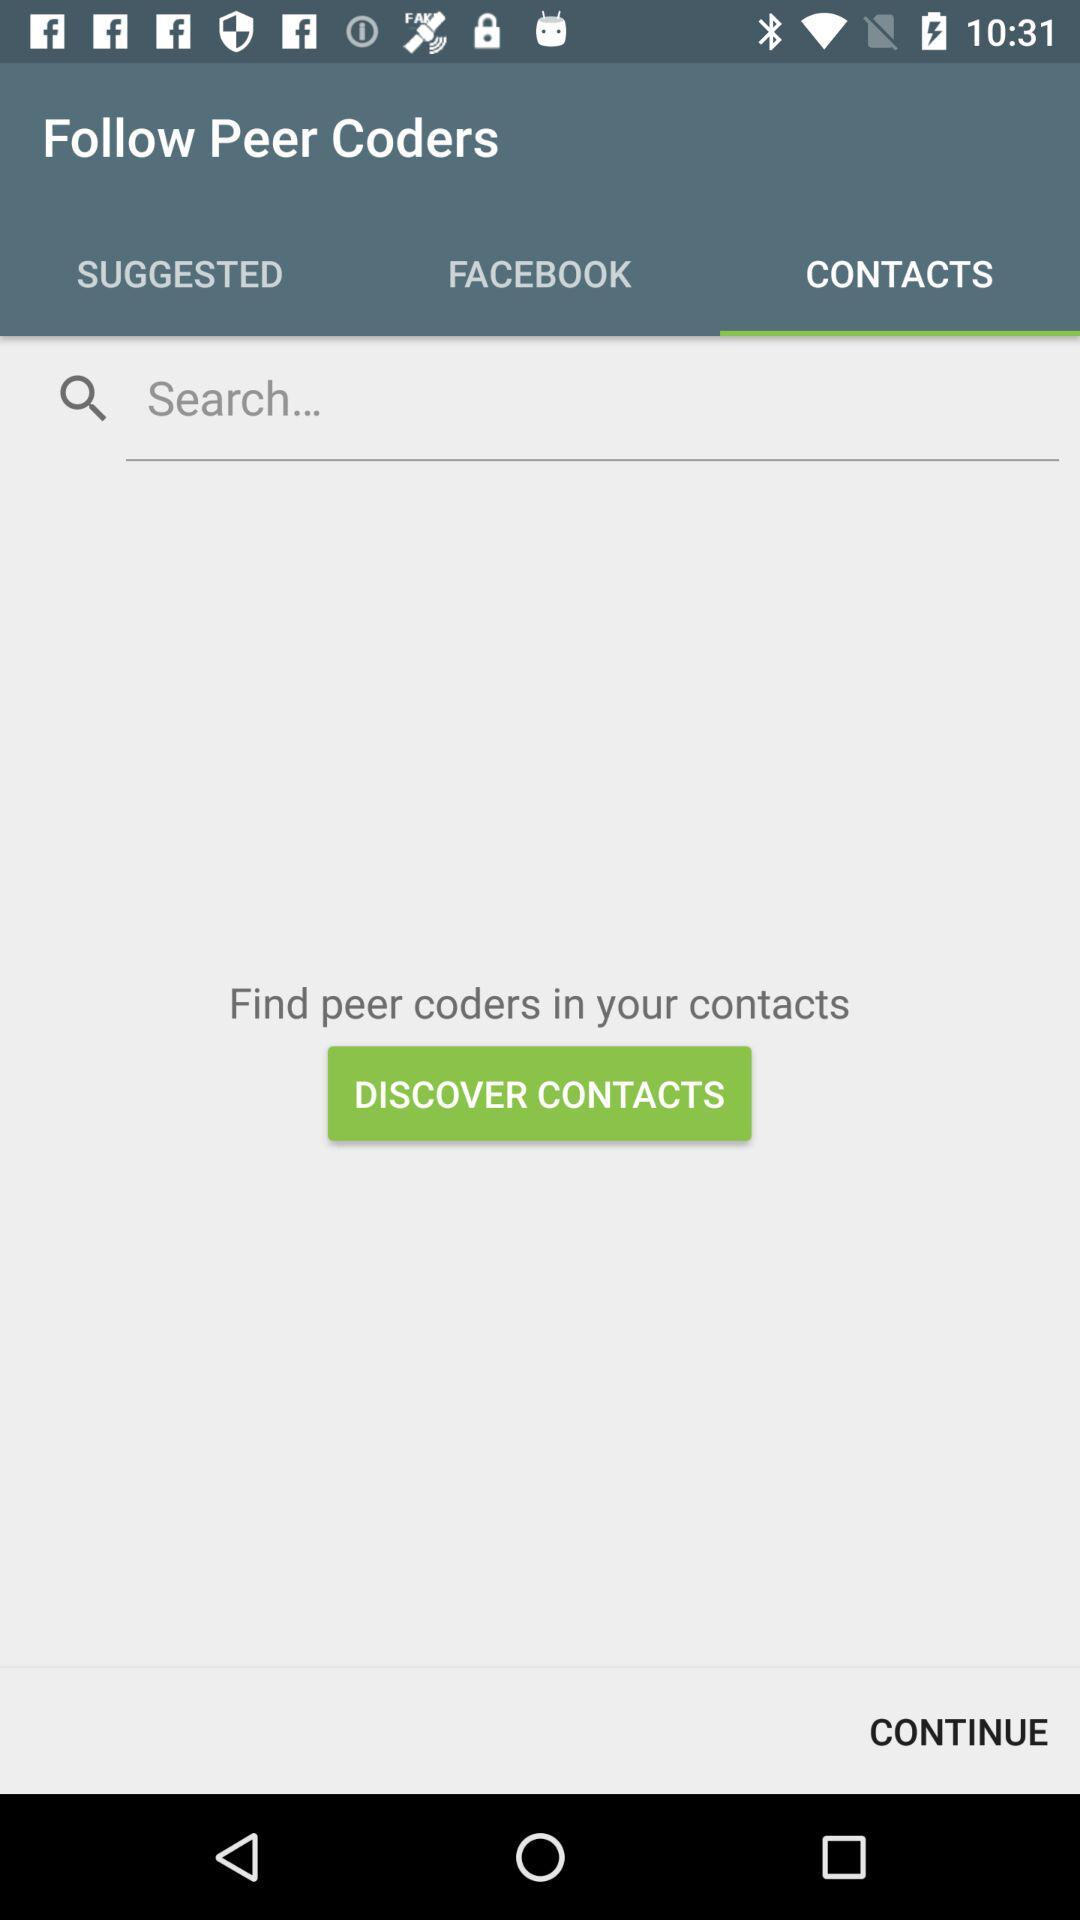 The height and width of the screenshot is (1920, 1080). I want to click on search, so click(591, 397).